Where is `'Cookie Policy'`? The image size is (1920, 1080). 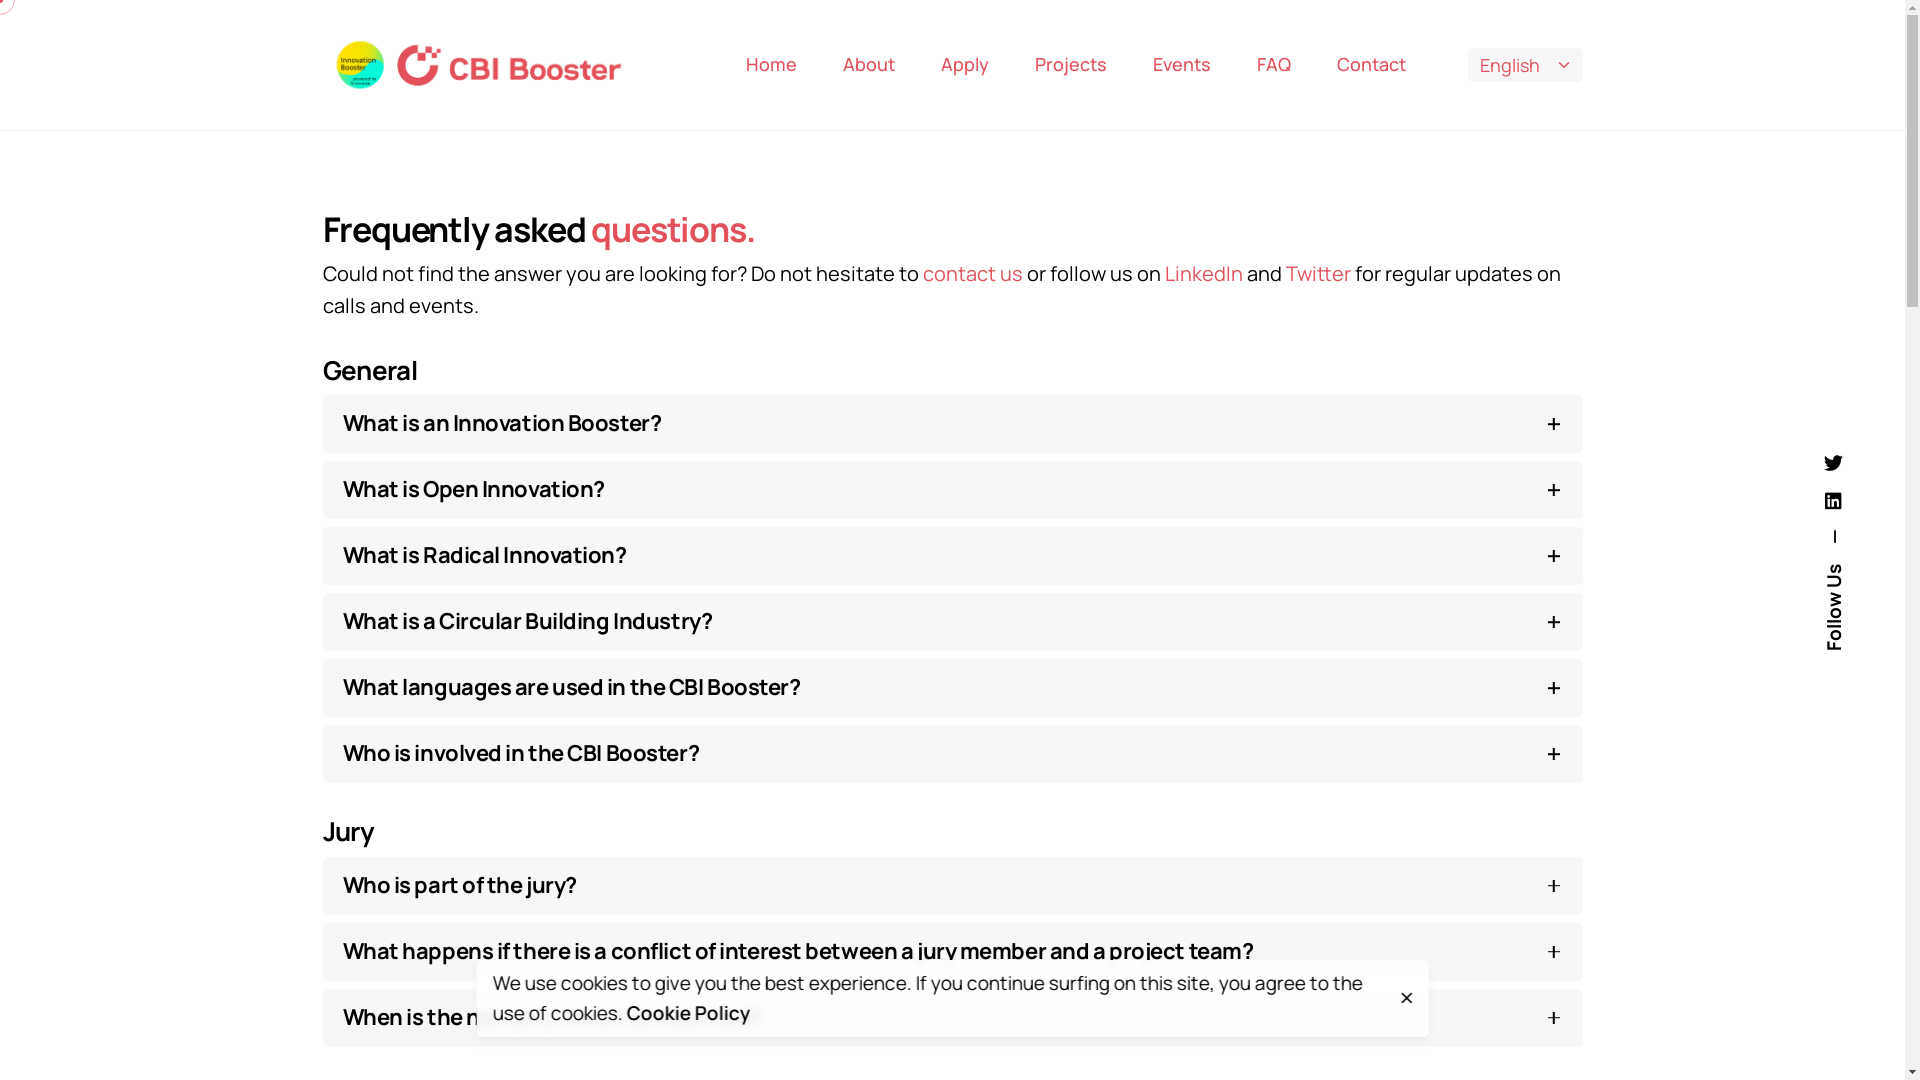
'Cookie Policy' is located at coordinates (687, 1013).